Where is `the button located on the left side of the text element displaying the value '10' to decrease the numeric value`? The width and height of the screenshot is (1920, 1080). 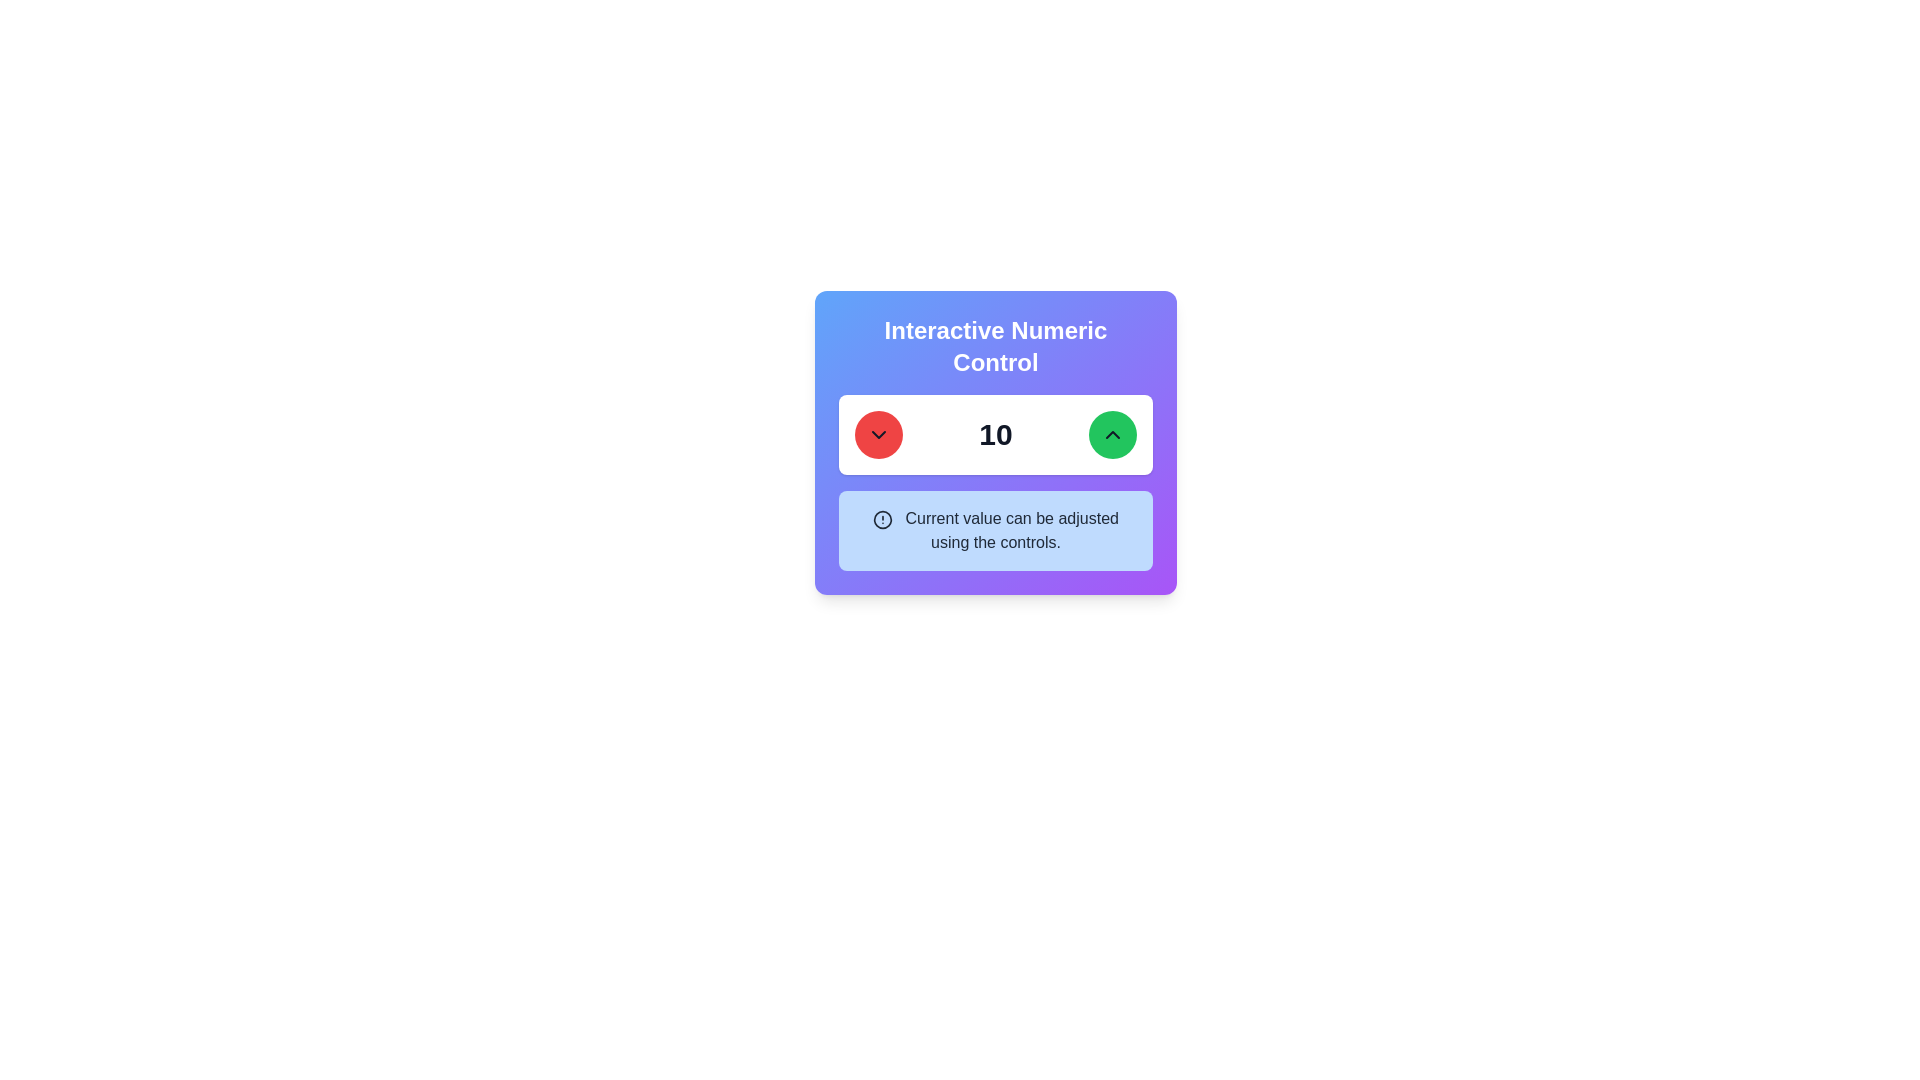 the button located on the left side of the text element displaying the value '10' to decrease the numeric value is located at coordinates (878, 434).